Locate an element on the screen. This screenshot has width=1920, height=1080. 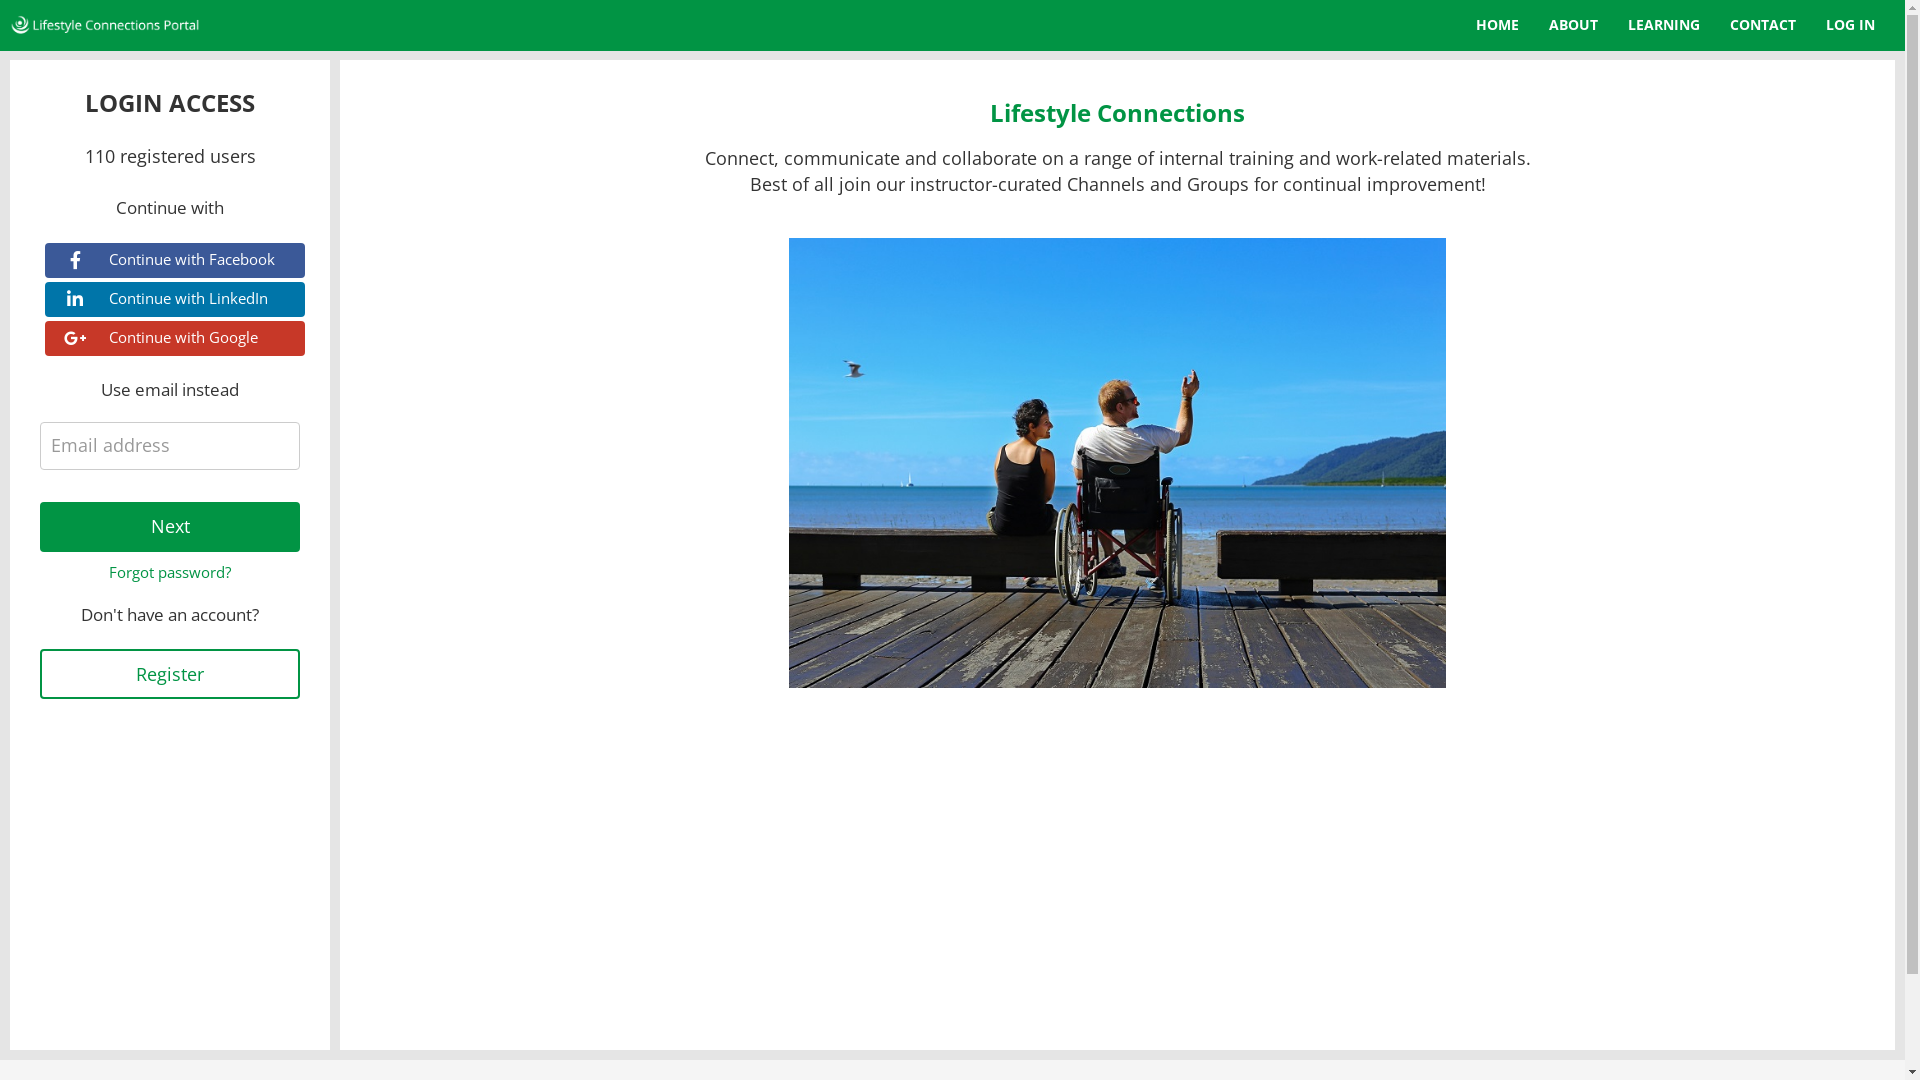
'HOME' is located at coordinates (1497, 25).